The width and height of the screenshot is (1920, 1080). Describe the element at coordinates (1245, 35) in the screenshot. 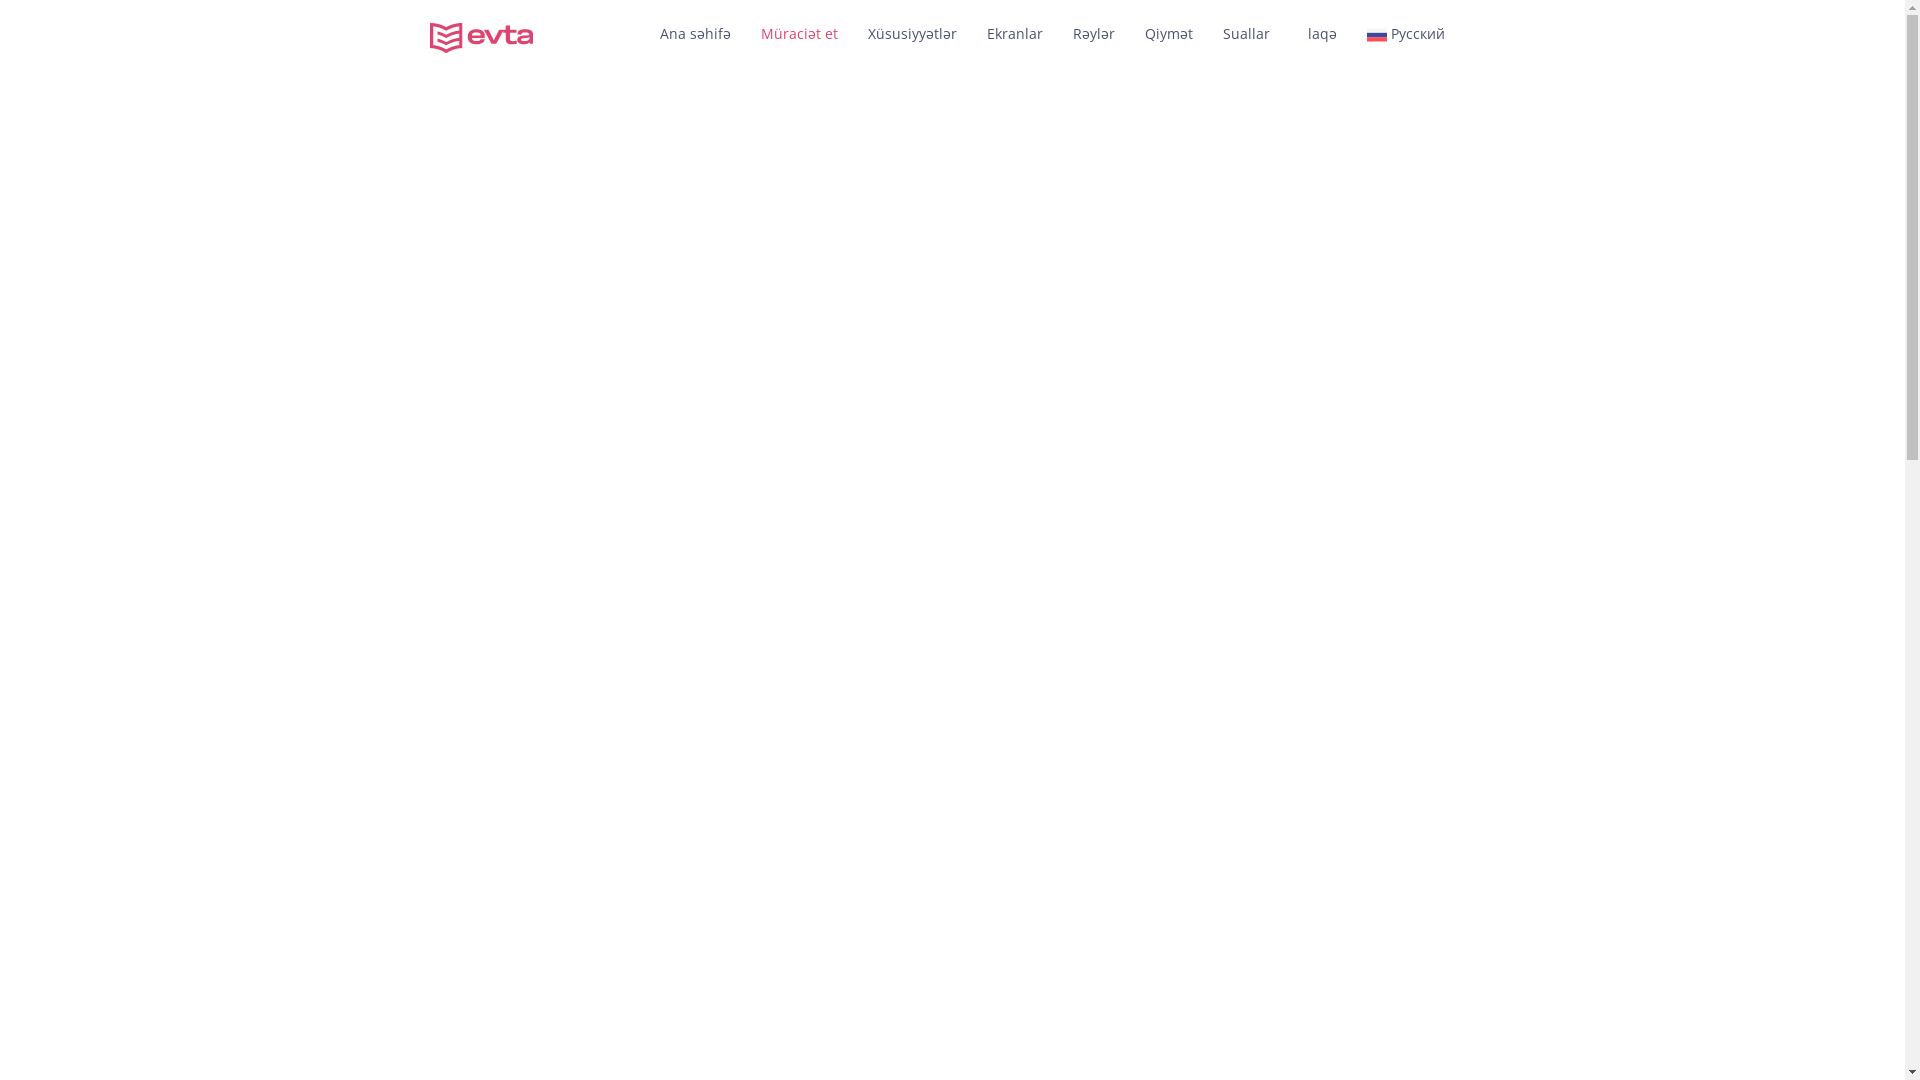

I see `'Suallar'` at that location.